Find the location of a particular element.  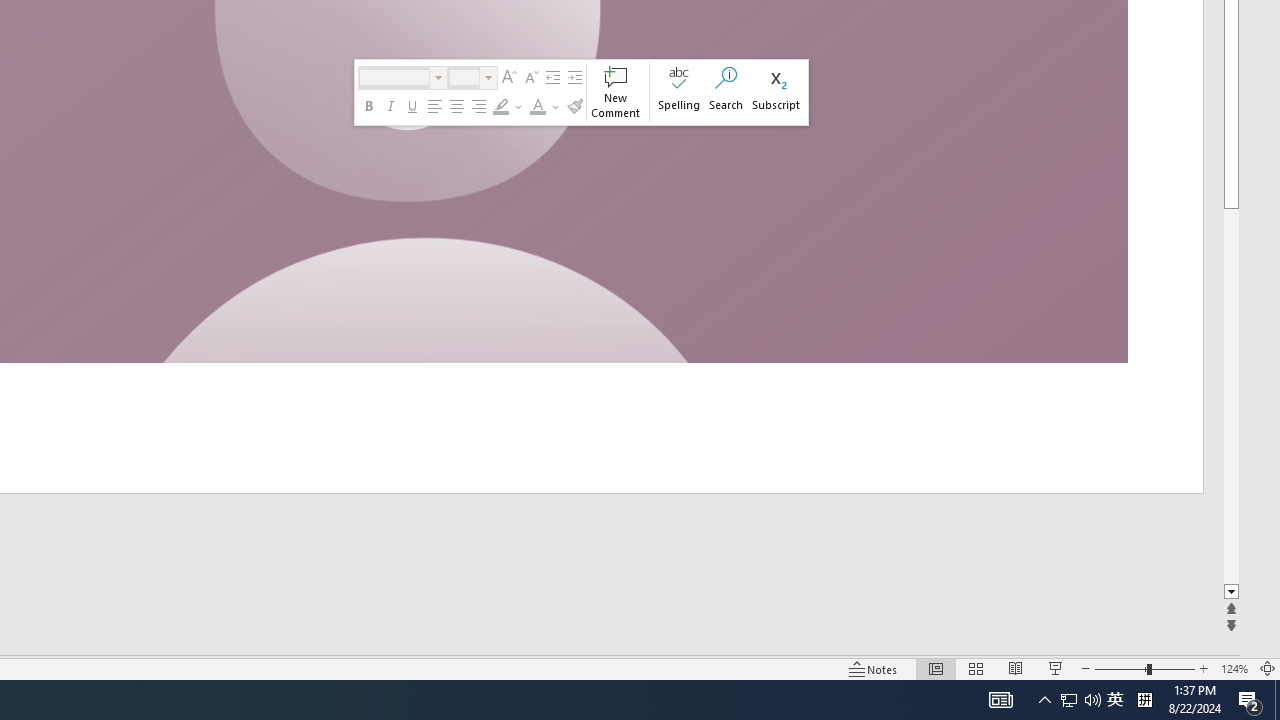

'Text Highlight Color' is located at coordinates (501, 106).